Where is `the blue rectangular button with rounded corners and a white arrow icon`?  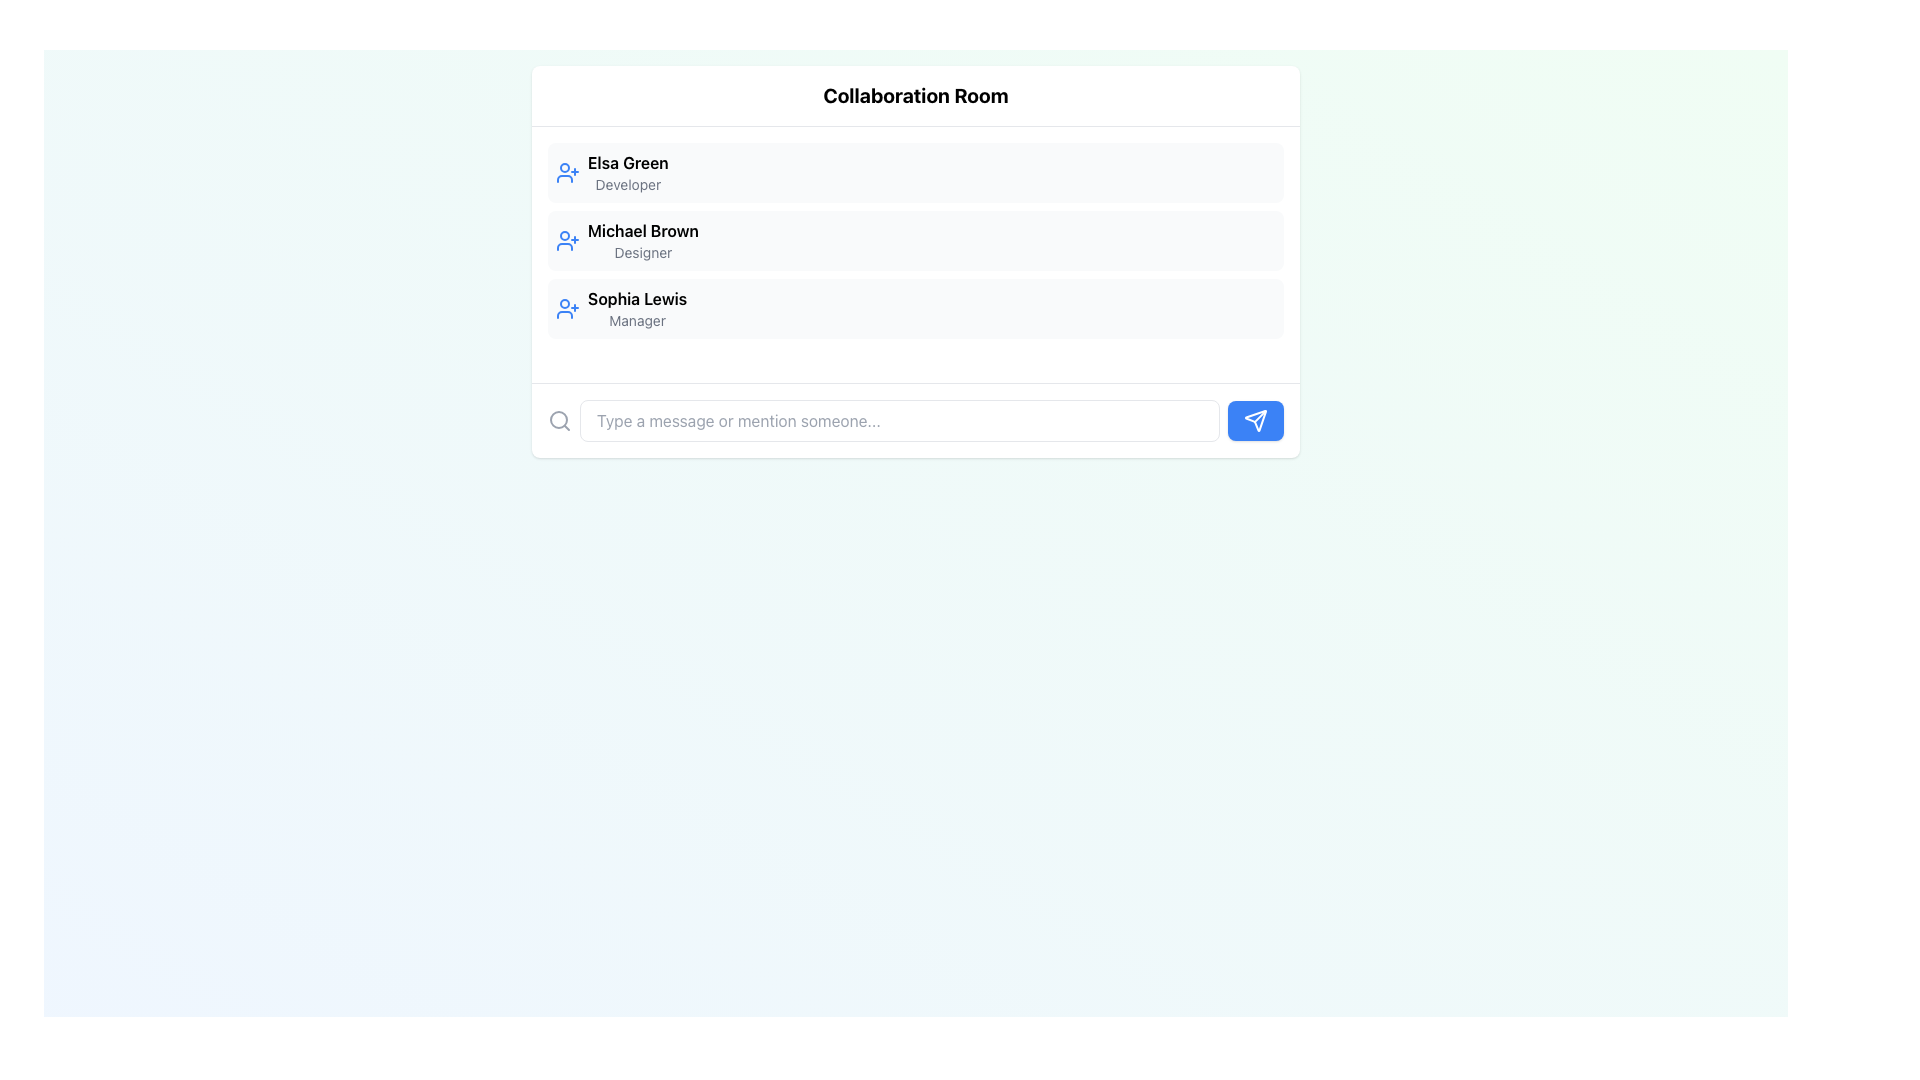
the blue rectangular button with rounded corners and a white arrow icon is located at coordinates (1255, 419).